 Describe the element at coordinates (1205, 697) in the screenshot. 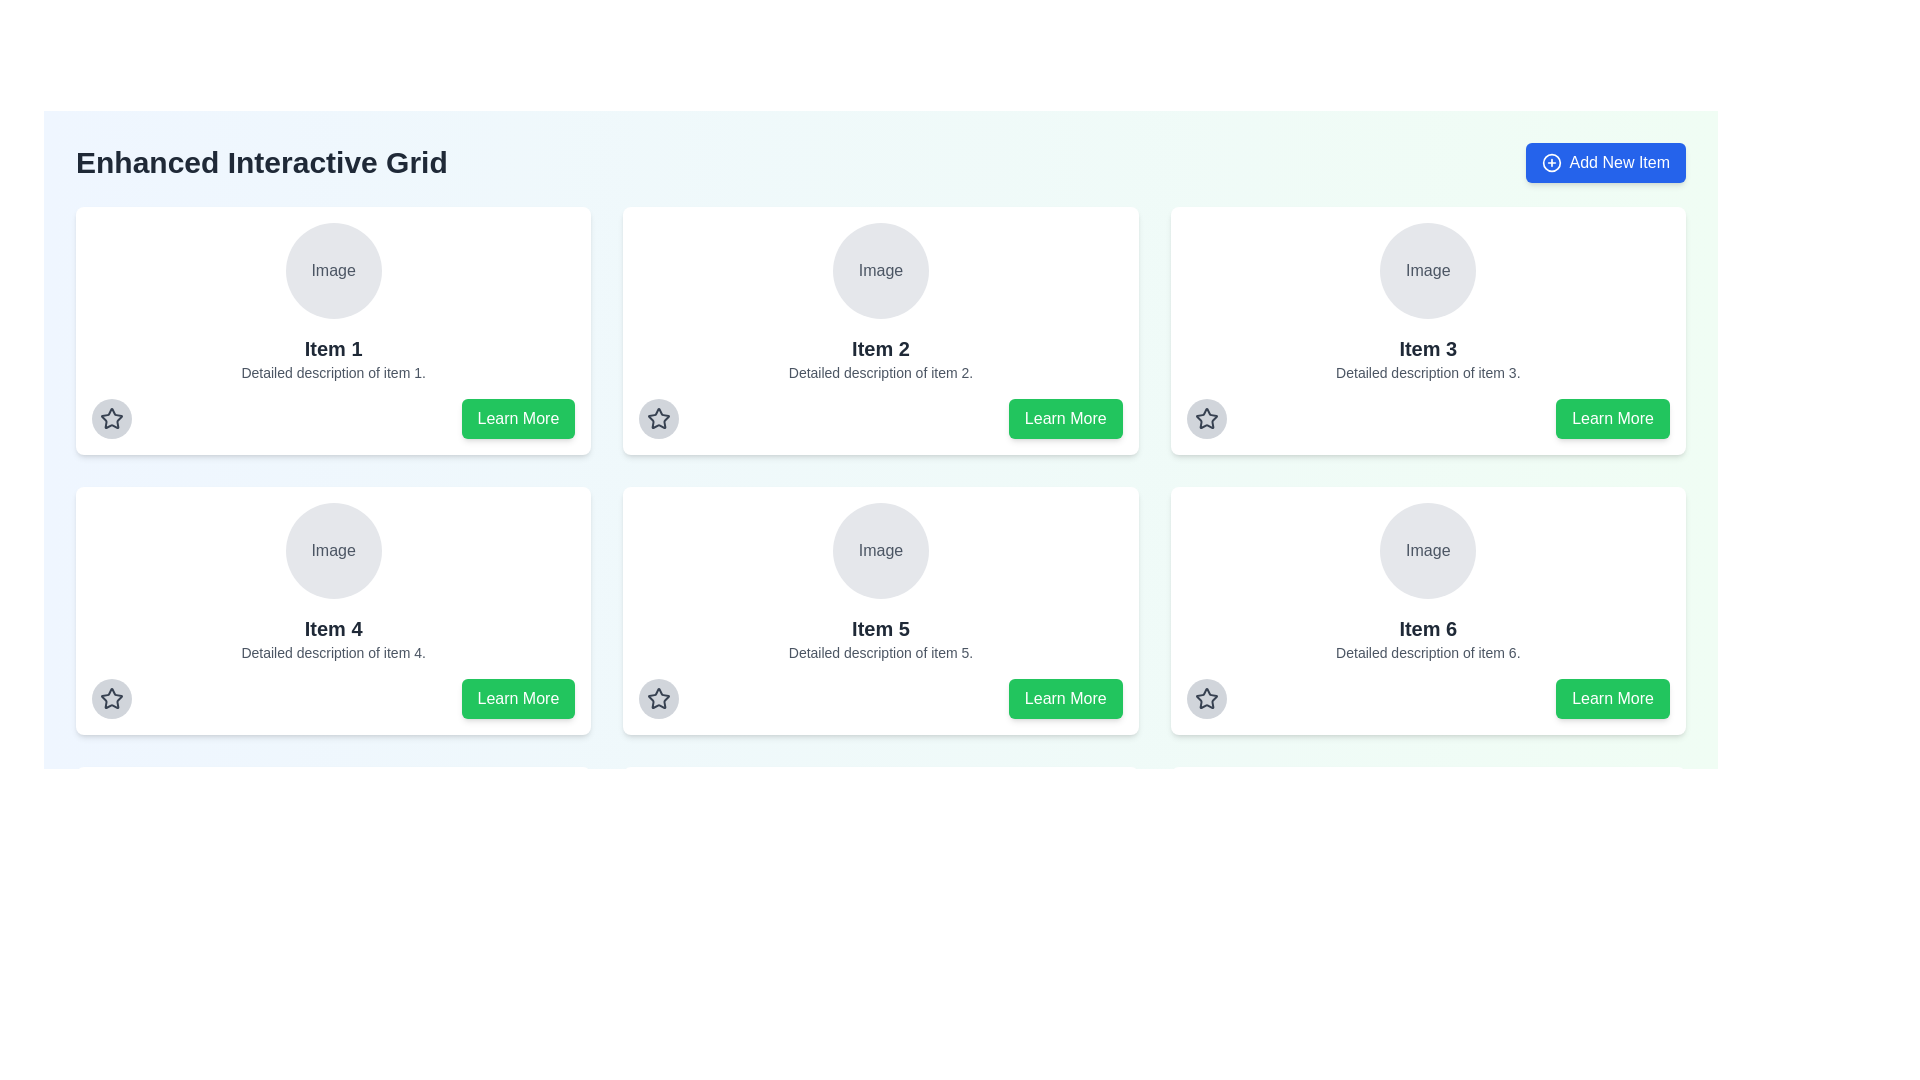

I see `the star icon located at the bottom-left corner of the 'Item 6' card` at that location.